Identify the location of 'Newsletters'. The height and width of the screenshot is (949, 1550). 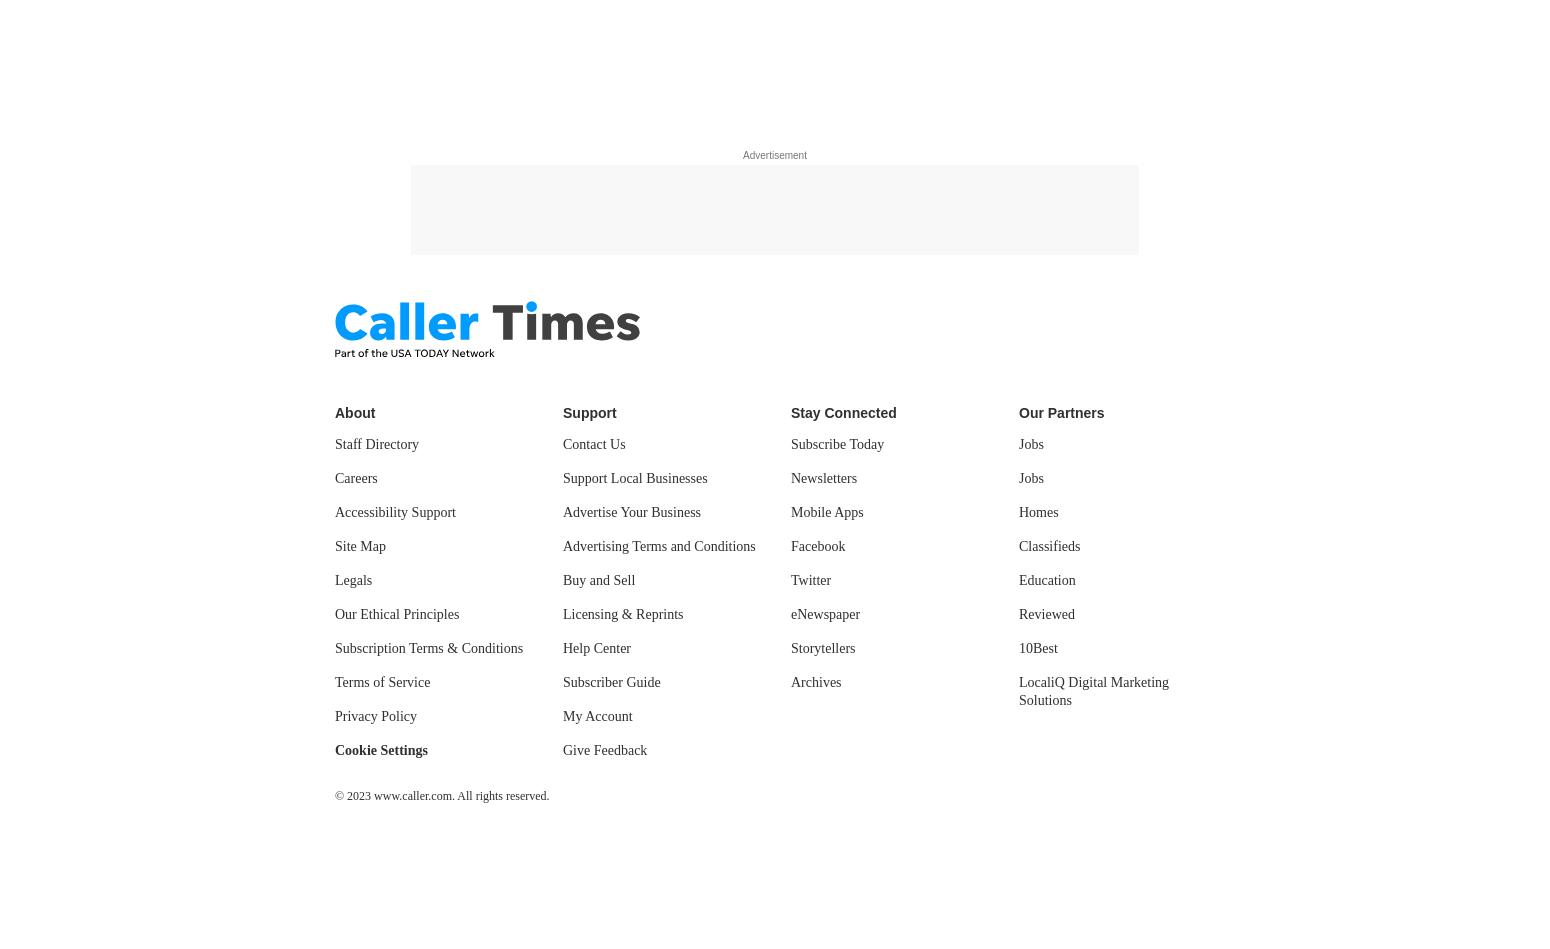
(822, 477).